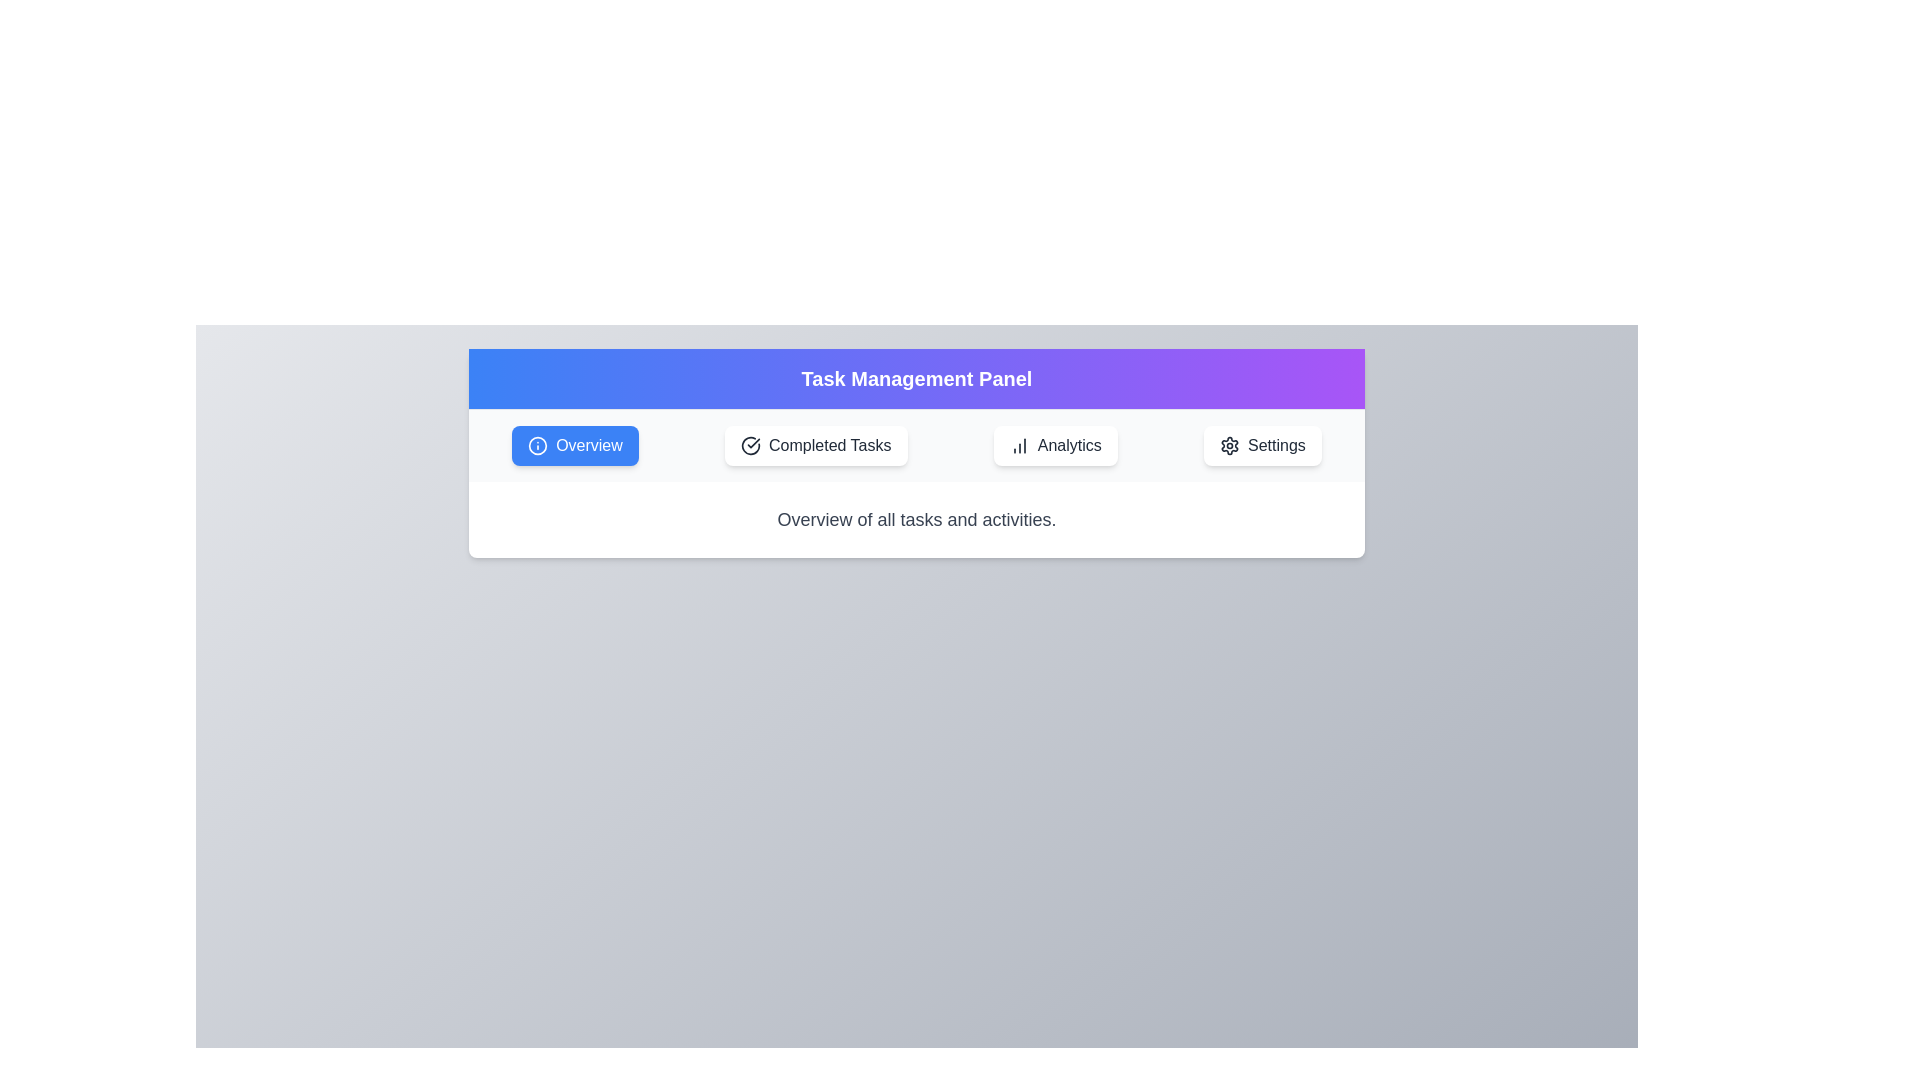 The width and height of the screenshot is (1920, 1080). Describe the element at coordinates (1054, 445) in the screenshot. I see `the analytics button, which is the third button in a horizontal group of four buttons, located to the right of 'Completed Tasks' and to the left of 'Settings'` at that location.